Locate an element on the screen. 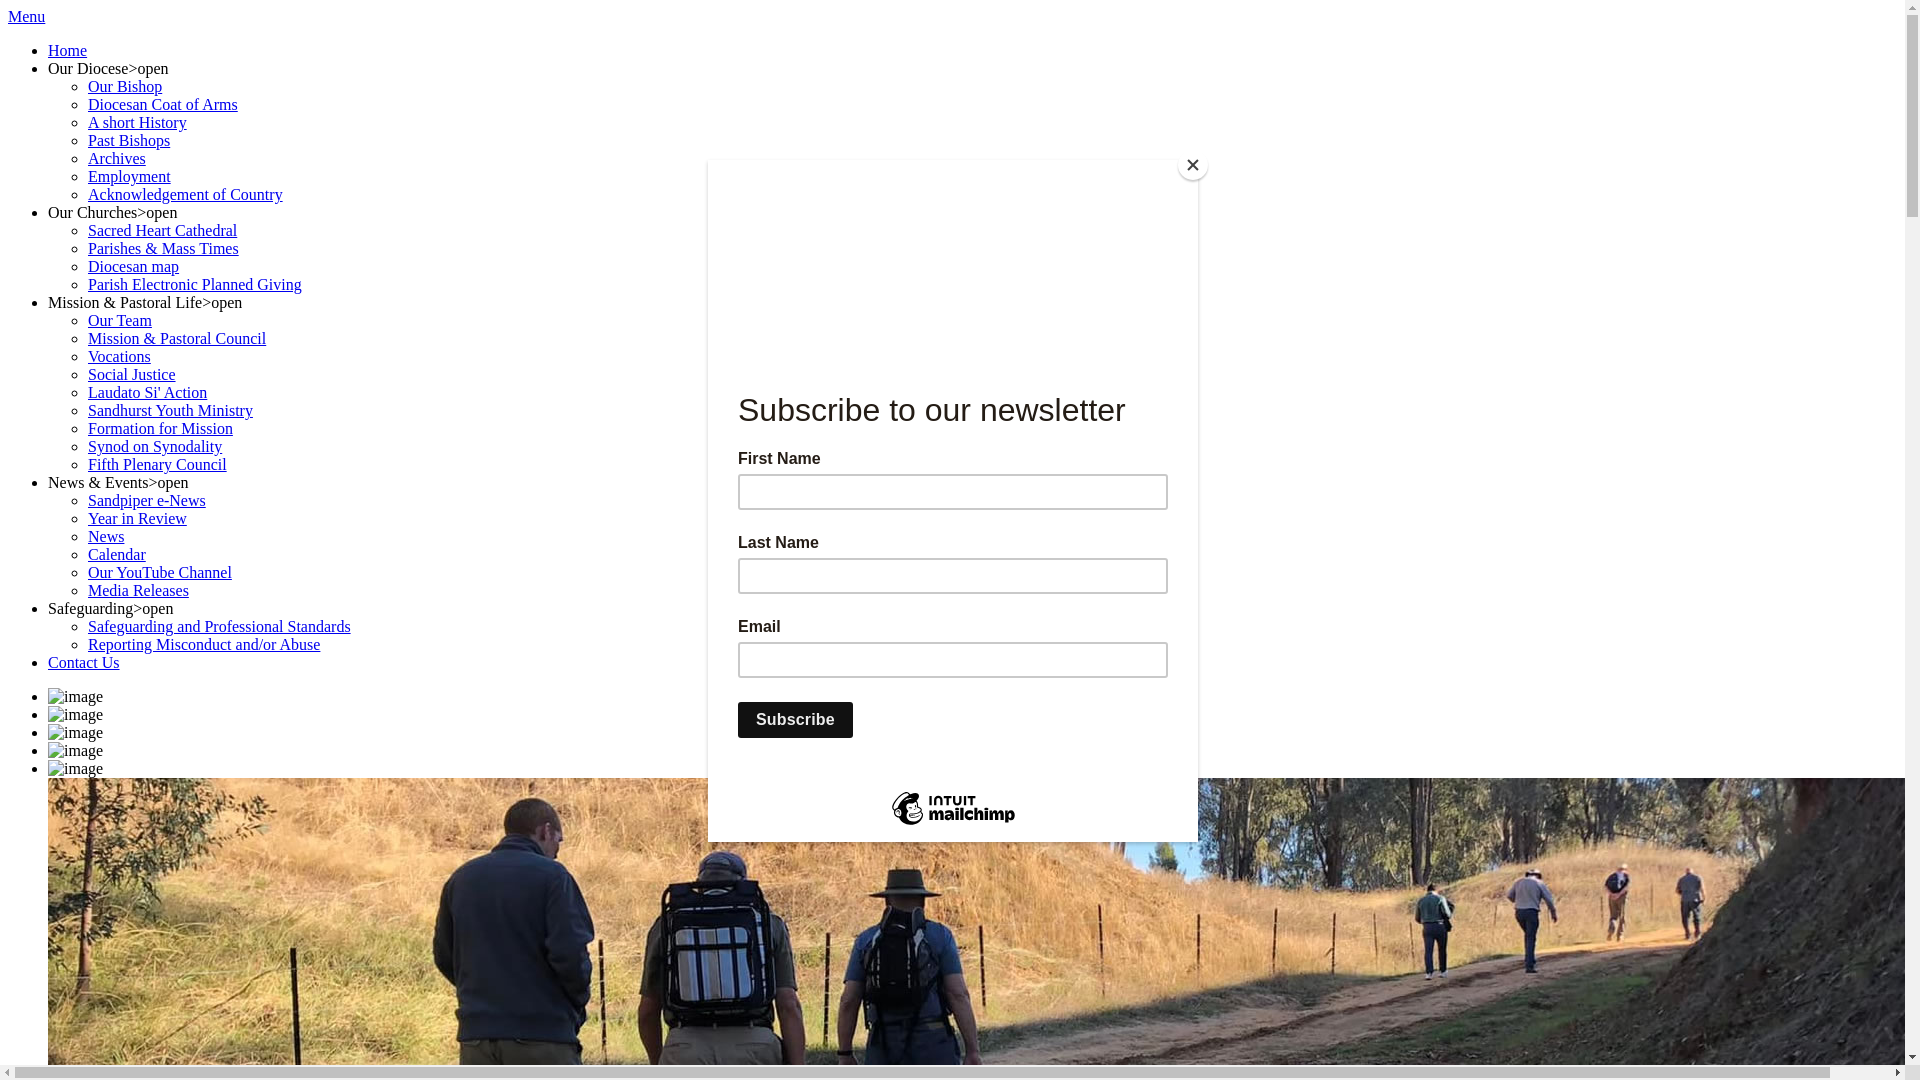 Image resolution: width=1920 pixels, height=1080 pixels. 'Employment' is located at coordinates (128, 175).